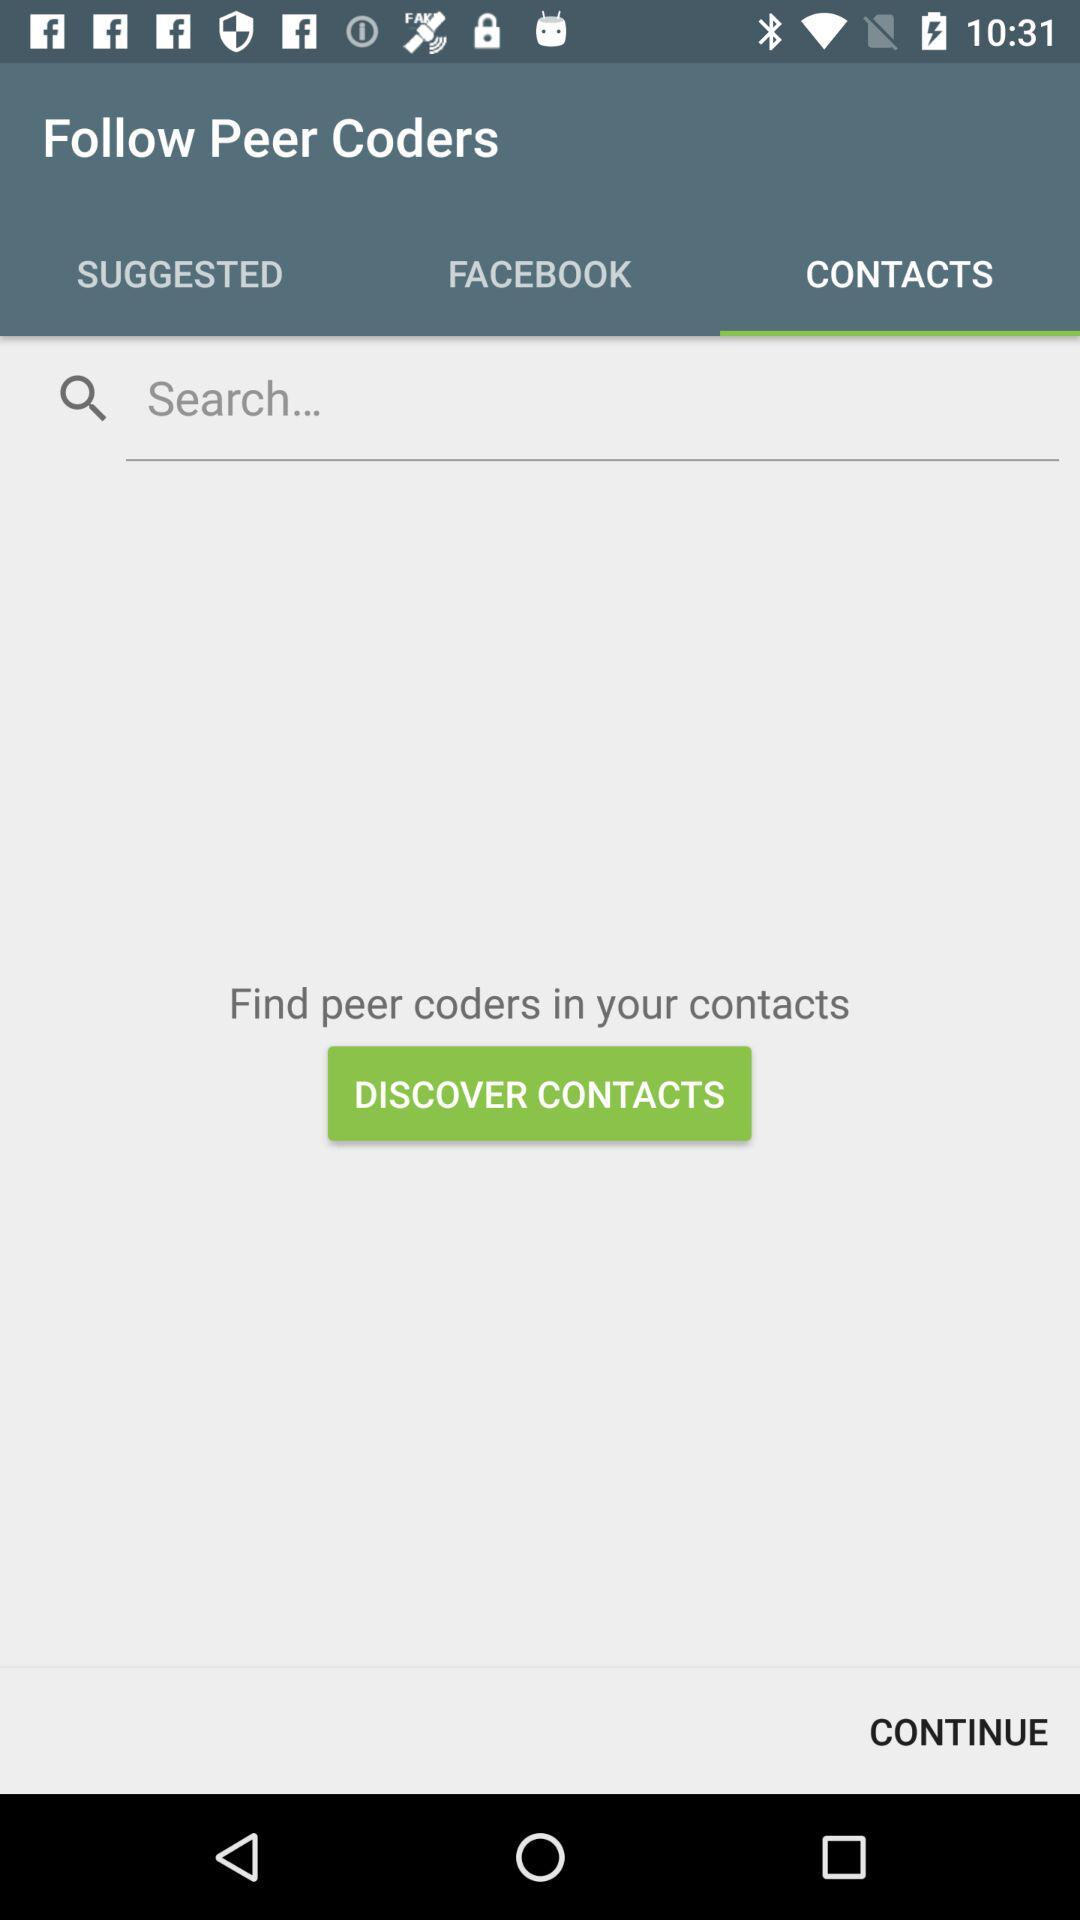  Describe the element at coordinates (591, 397) in the screenshot. I see `search for peer coders` at that location.